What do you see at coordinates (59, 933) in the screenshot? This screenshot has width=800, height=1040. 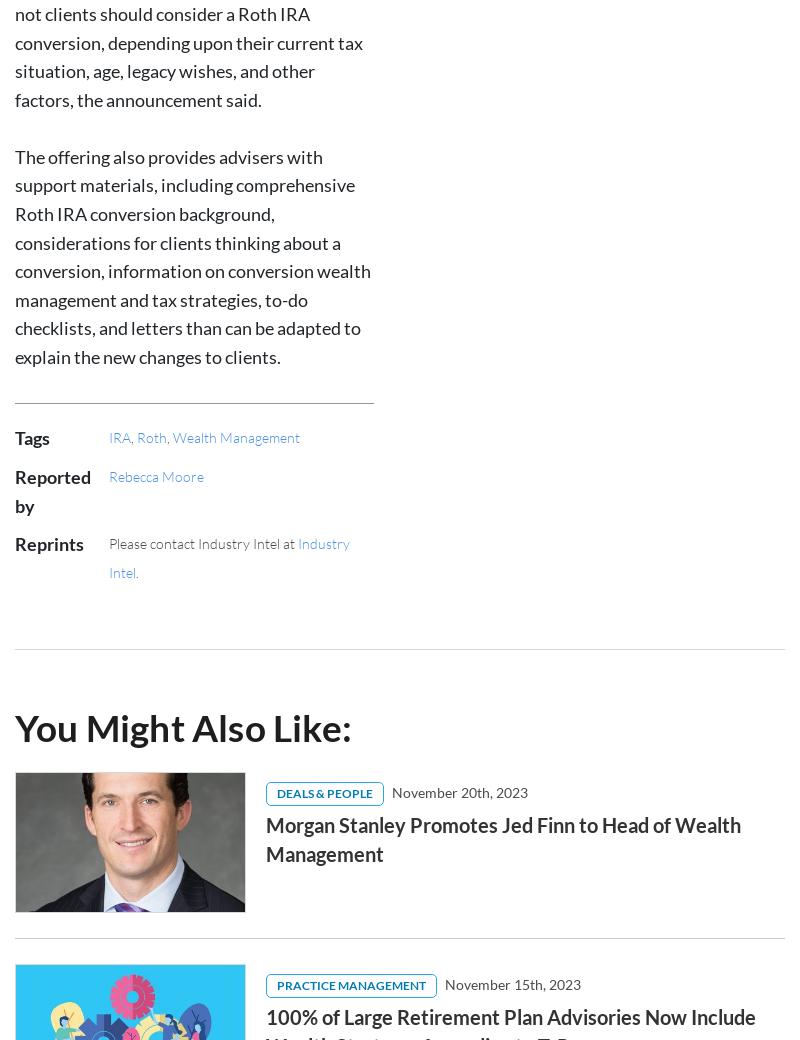 I see `'Print Archives'` at bounding box center [59, 933].